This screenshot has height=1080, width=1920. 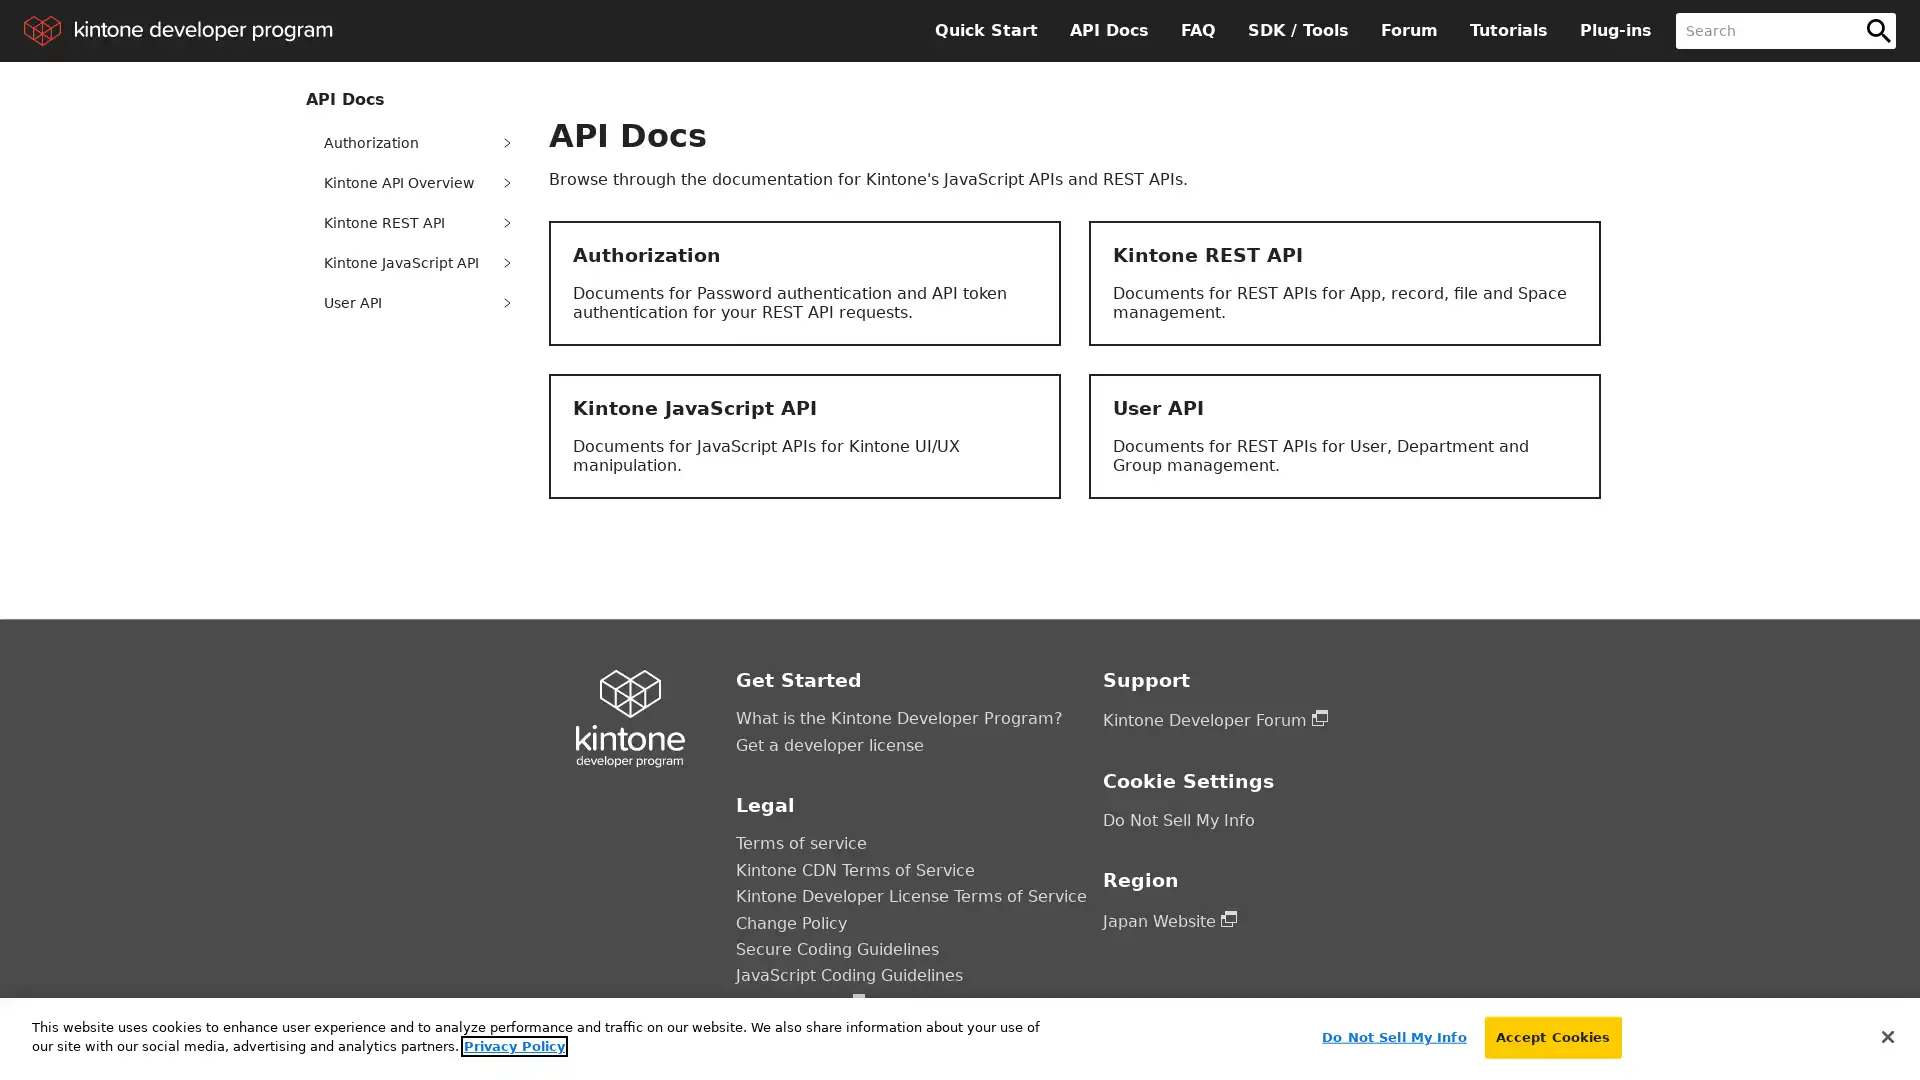 I want to click on Do Not Sell My Info, so click(x=1392, y=1036).